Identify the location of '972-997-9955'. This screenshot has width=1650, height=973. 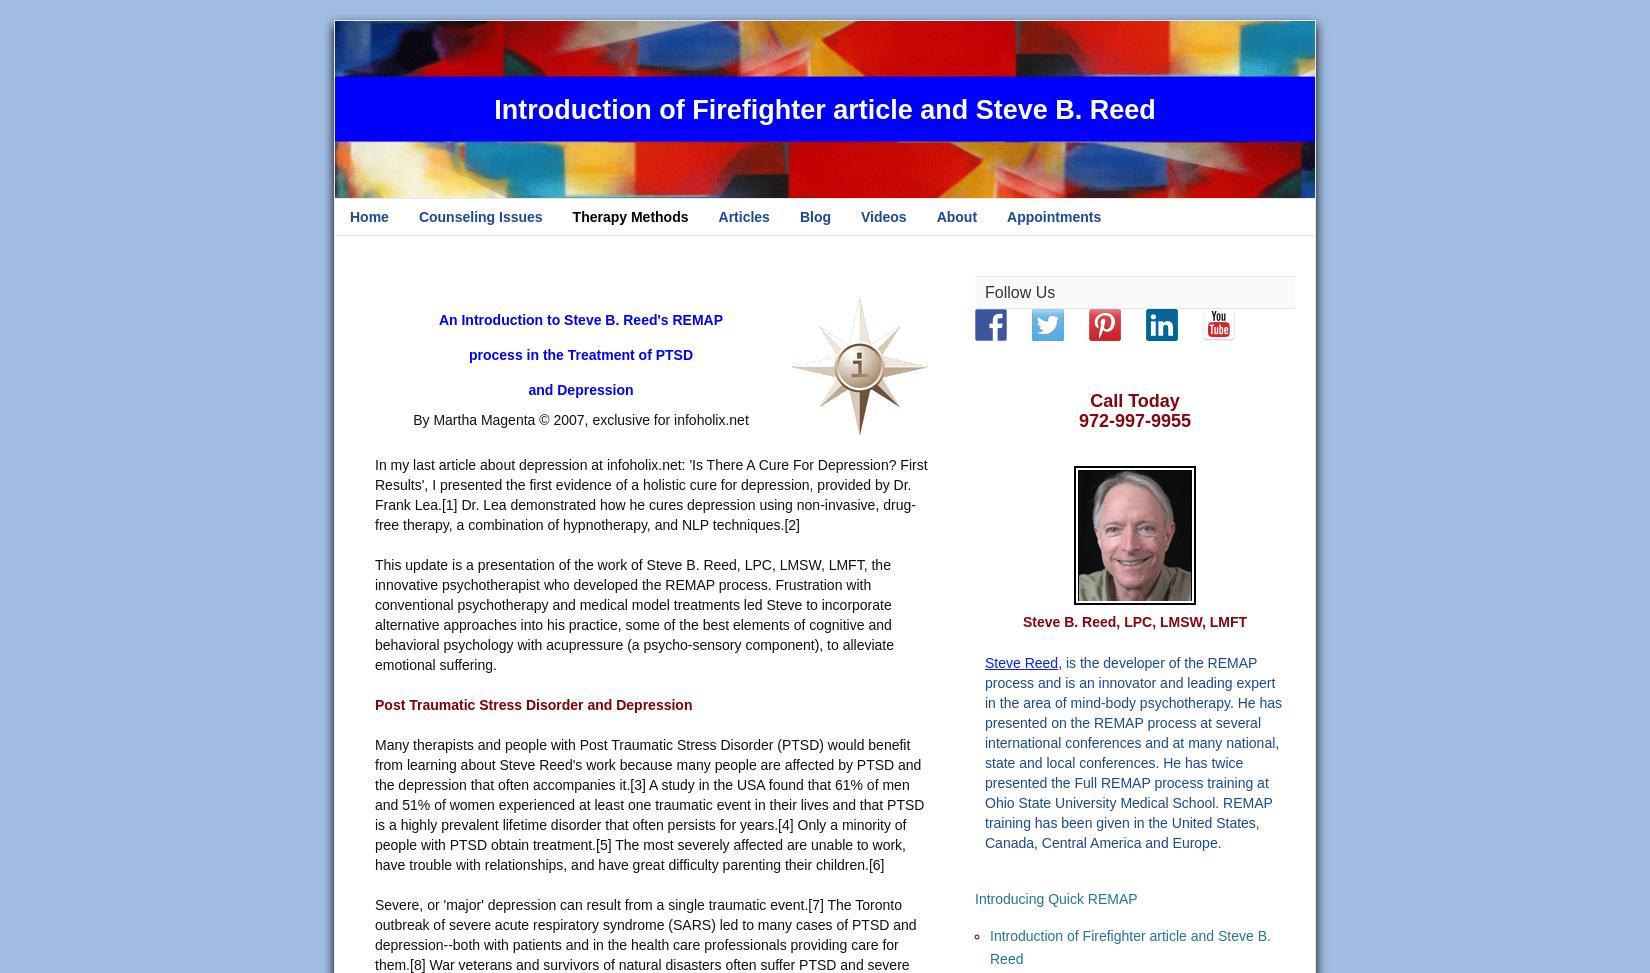
(1077, 421).